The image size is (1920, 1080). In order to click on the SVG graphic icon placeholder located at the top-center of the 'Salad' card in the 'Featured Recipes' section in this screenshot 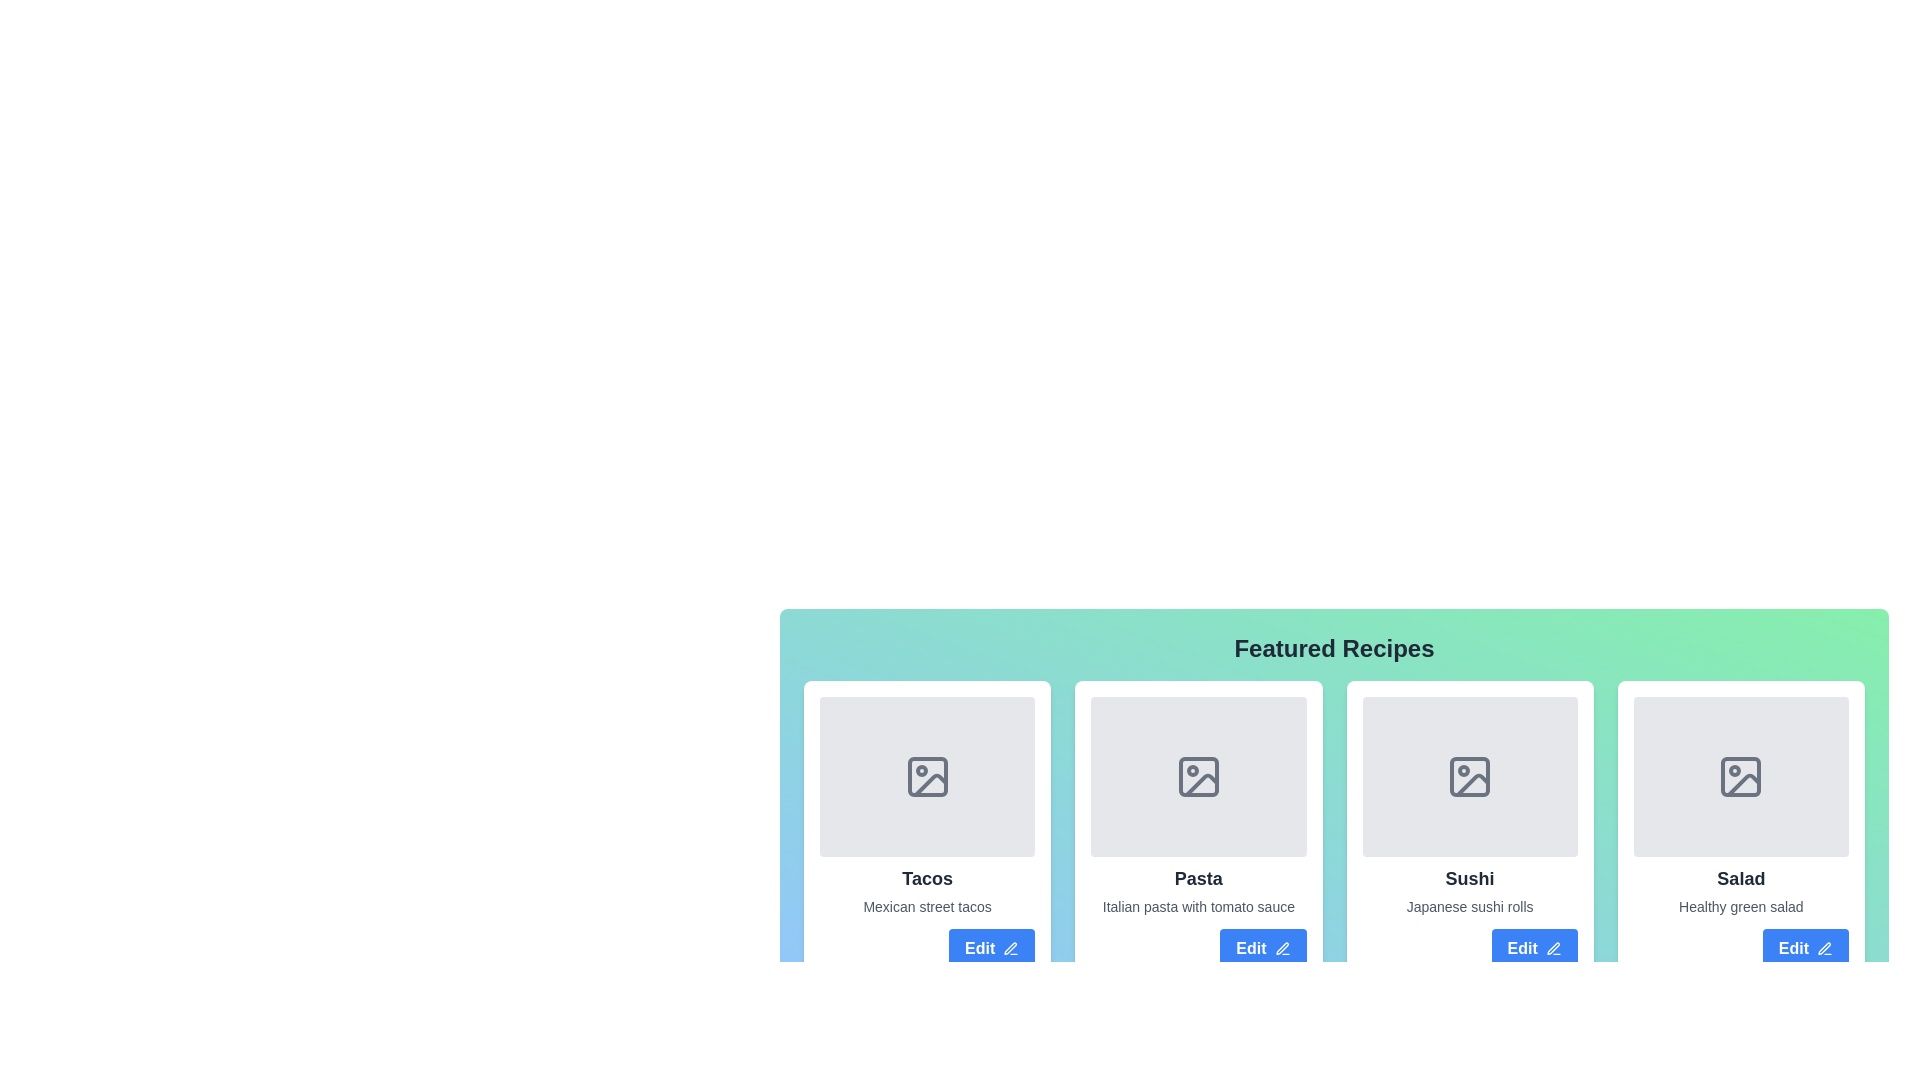, I will do `click(1740, 775)`.